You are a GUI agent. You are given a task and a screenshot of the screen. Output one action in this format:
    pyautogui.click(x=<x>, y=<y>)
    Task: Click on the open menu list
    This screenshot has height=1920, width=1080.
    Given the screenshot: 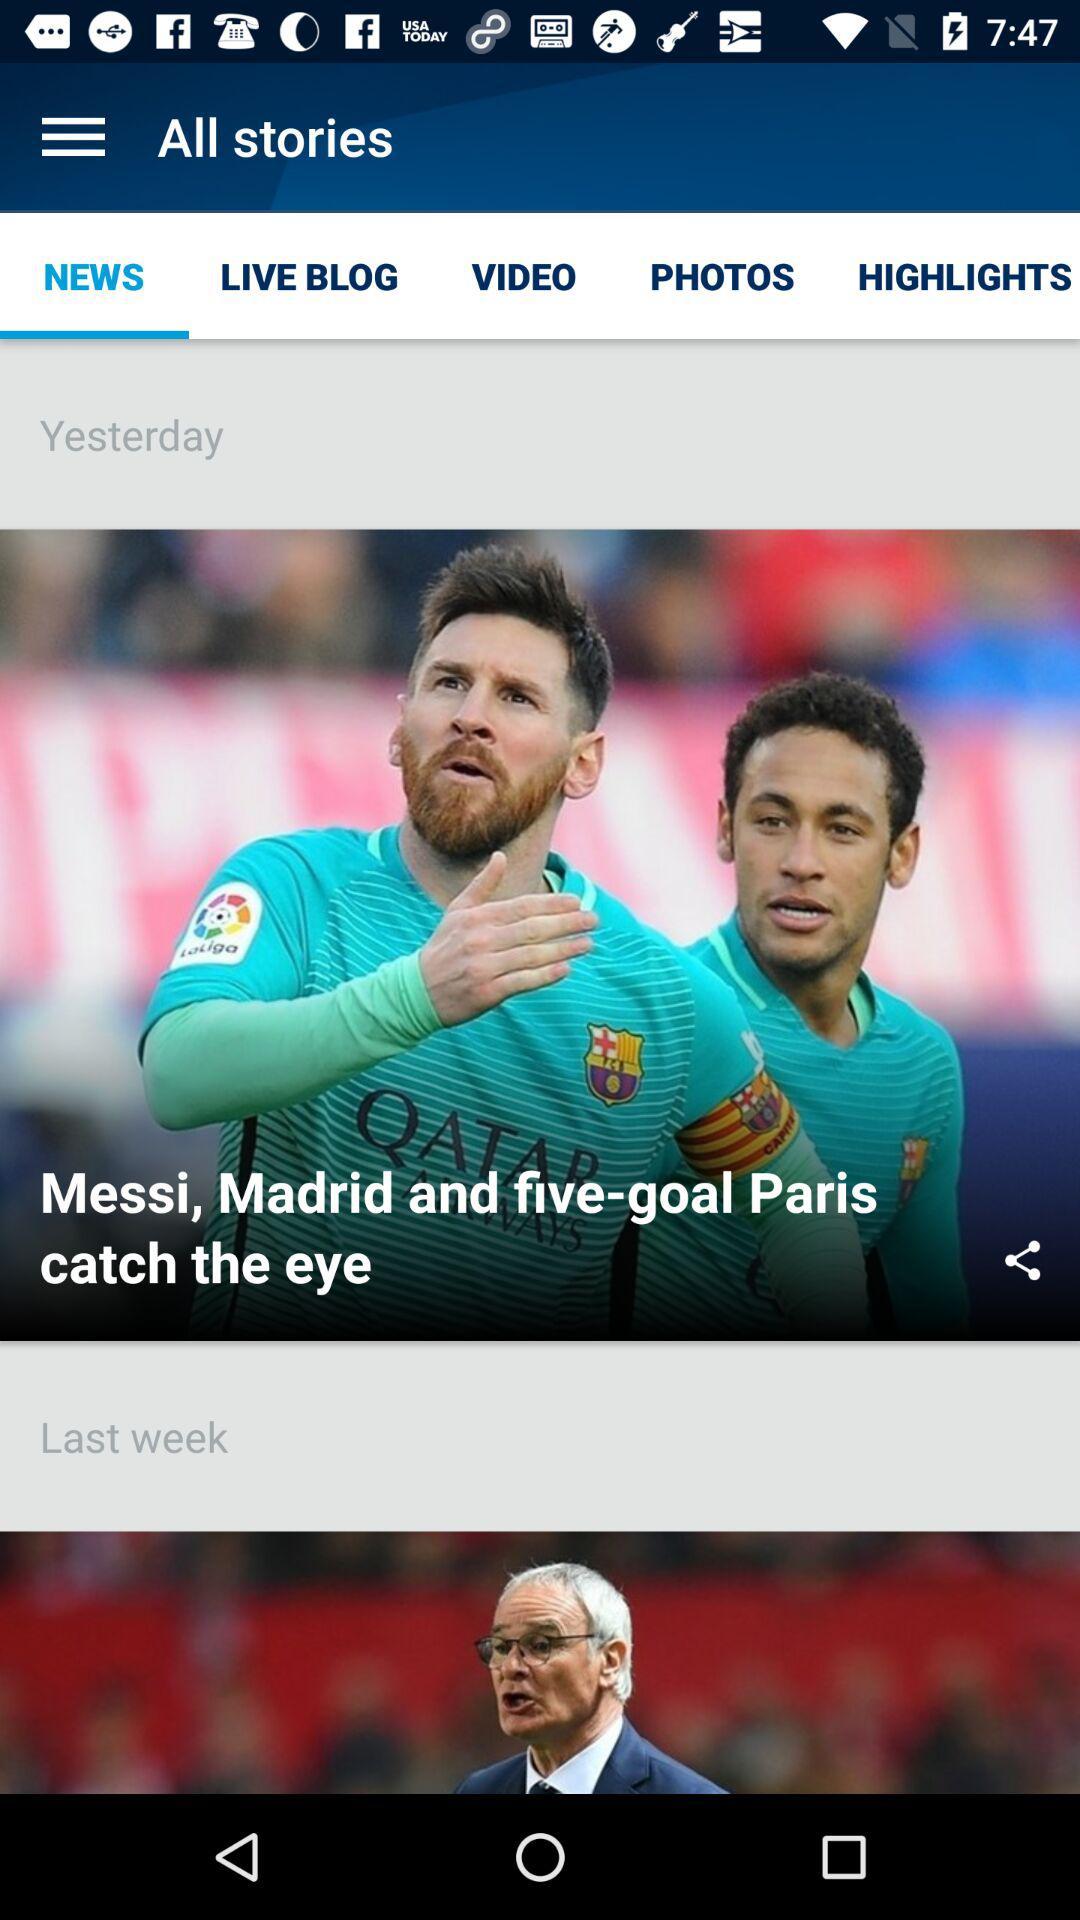 What is the action you would take?
    pyautogui.click(x=72, y=135)
    